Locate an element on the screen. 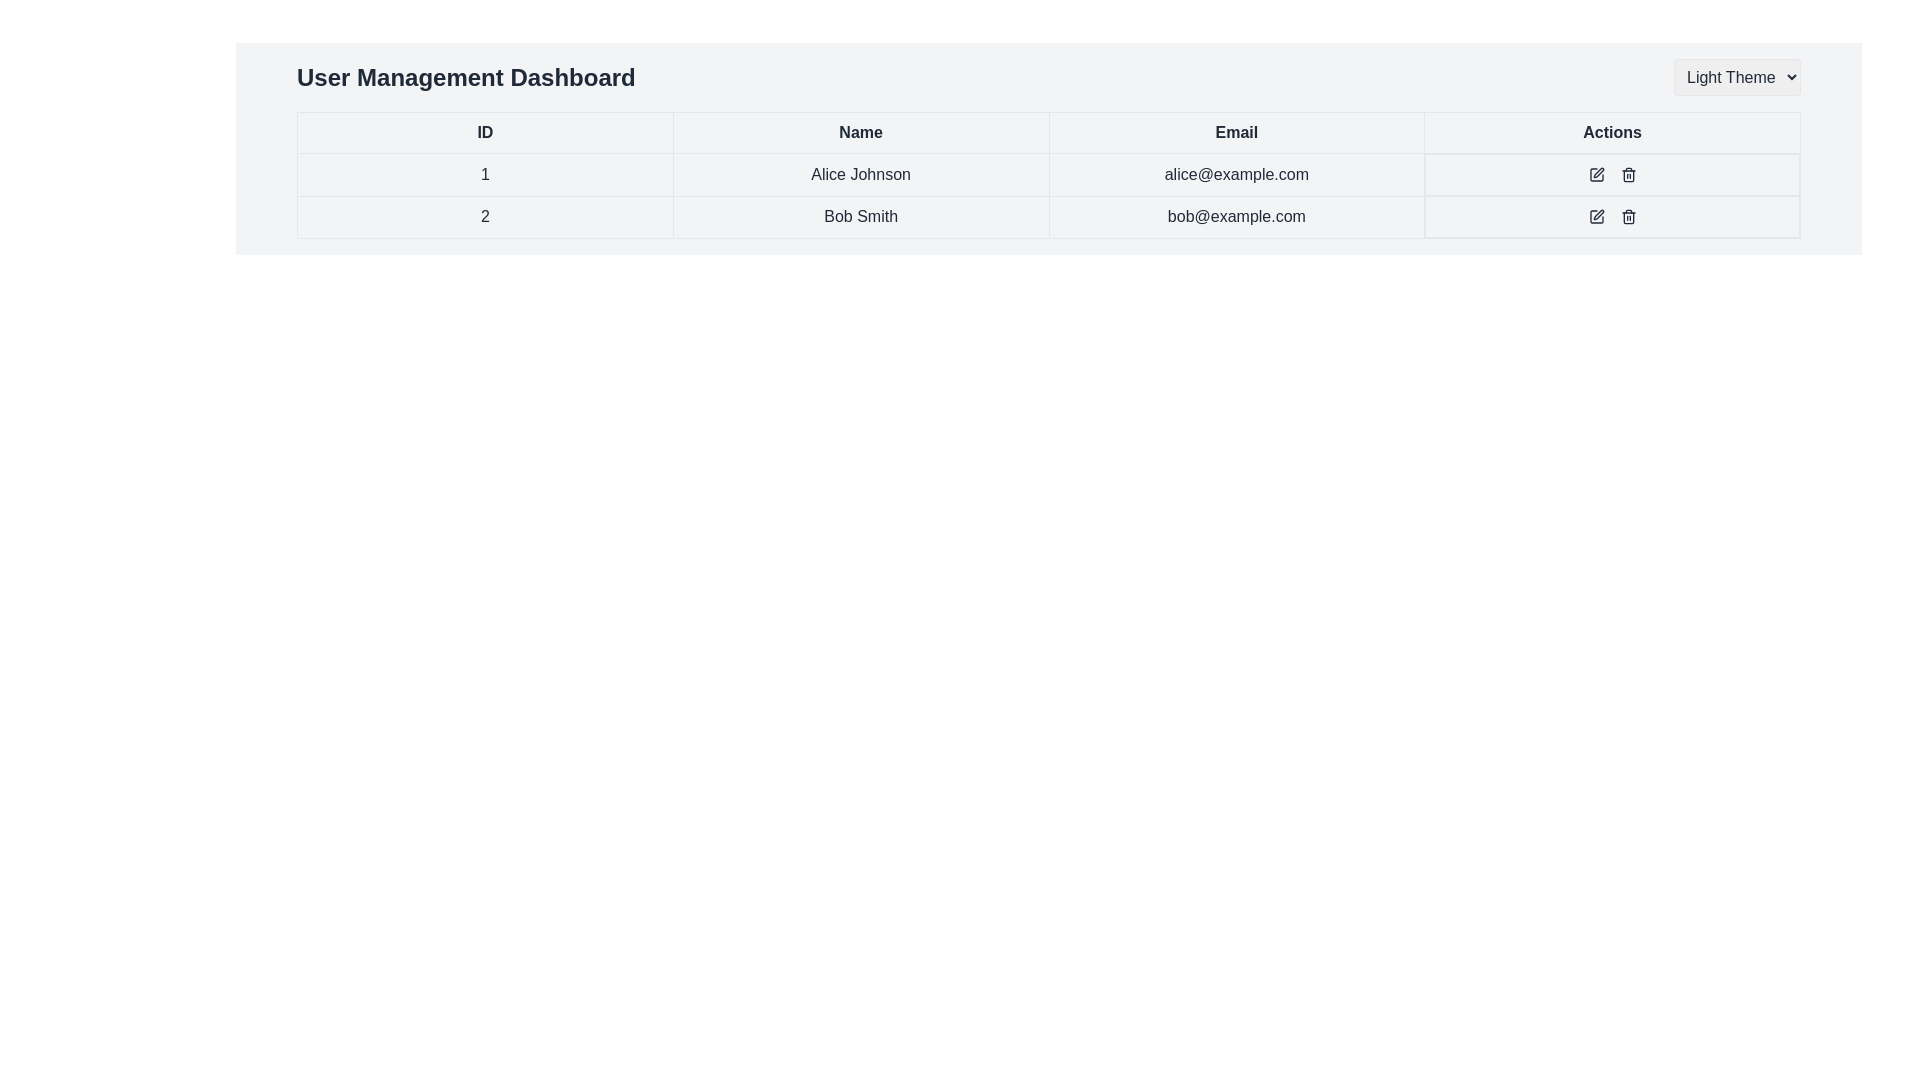 Image resolution: width=1920 pixels, height=1080 pixels. the 'Name' column header in the table, which is the second header positioned between 'ID' and 'Email' is located at coordinates (861, 132).